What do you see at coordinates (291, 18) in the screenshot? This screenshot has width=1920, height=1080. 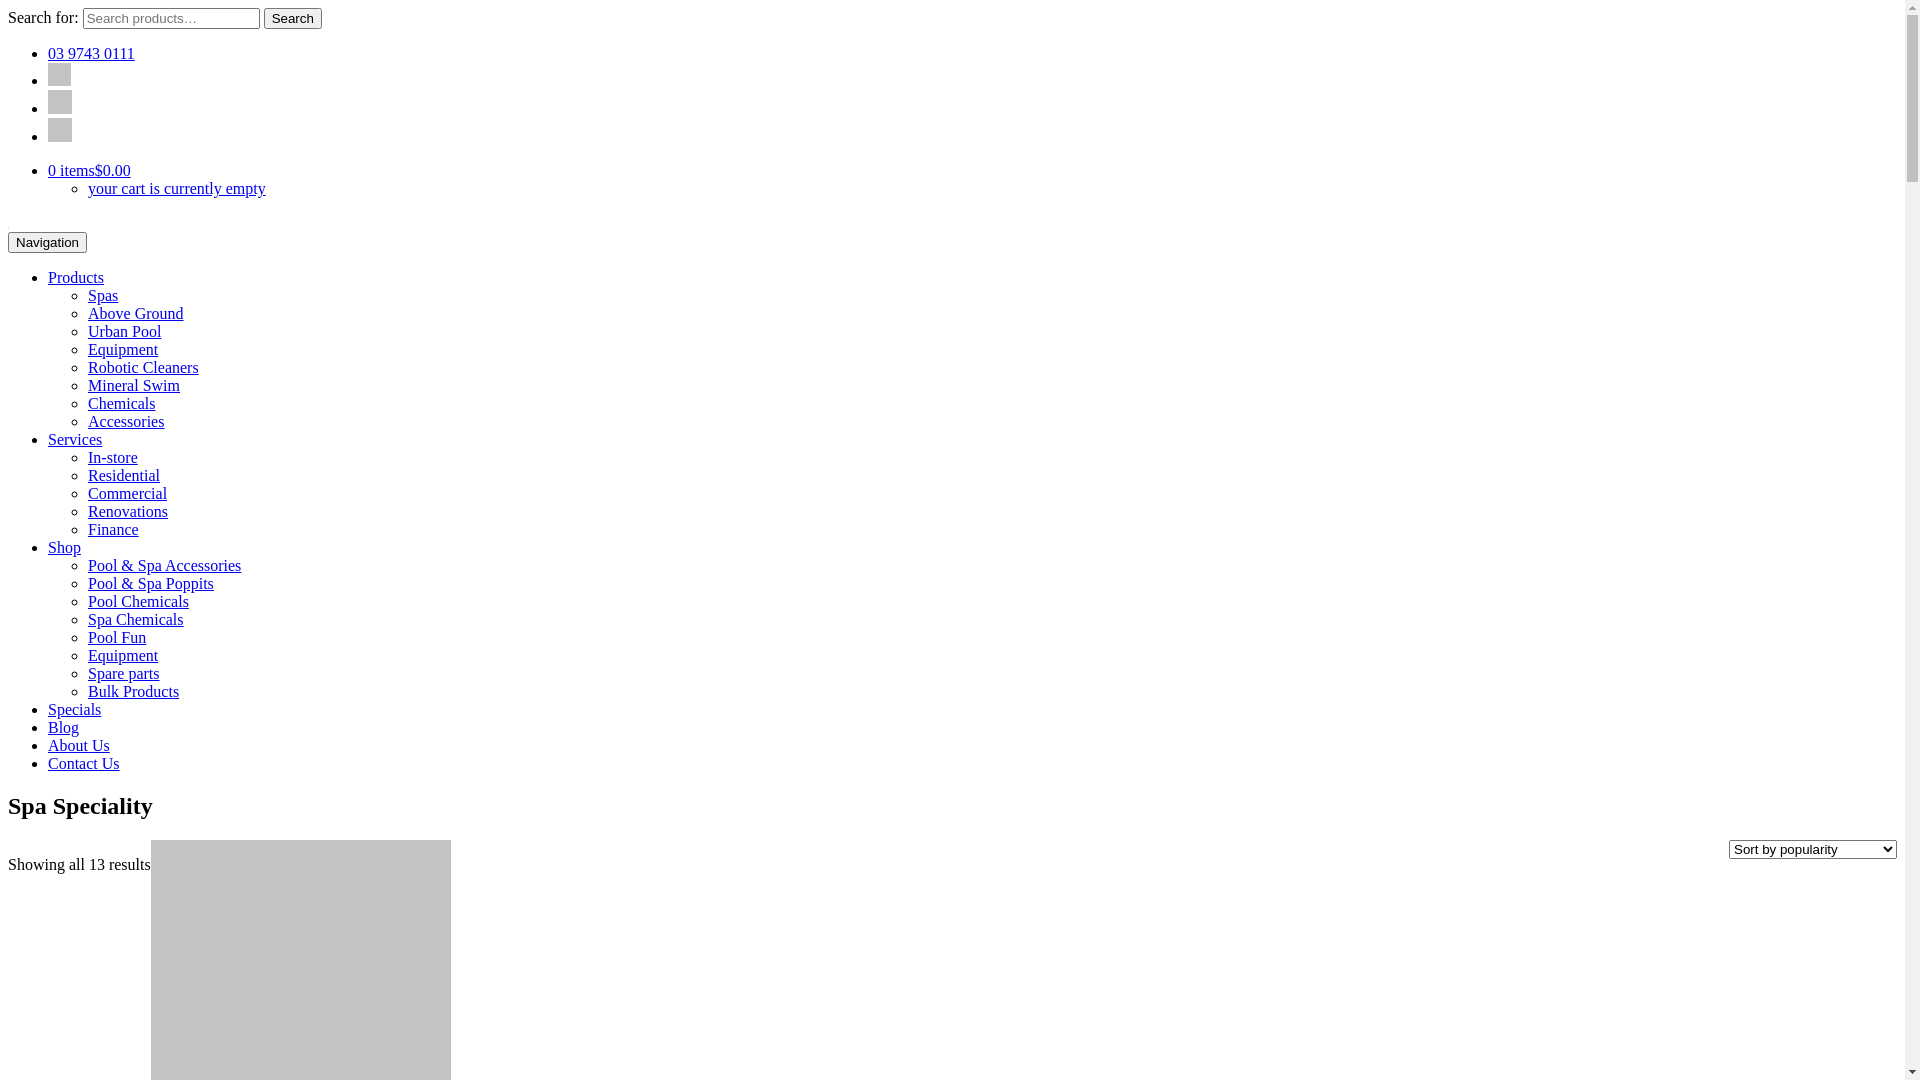 I see `'Search'` at bounding box center [291, 18].